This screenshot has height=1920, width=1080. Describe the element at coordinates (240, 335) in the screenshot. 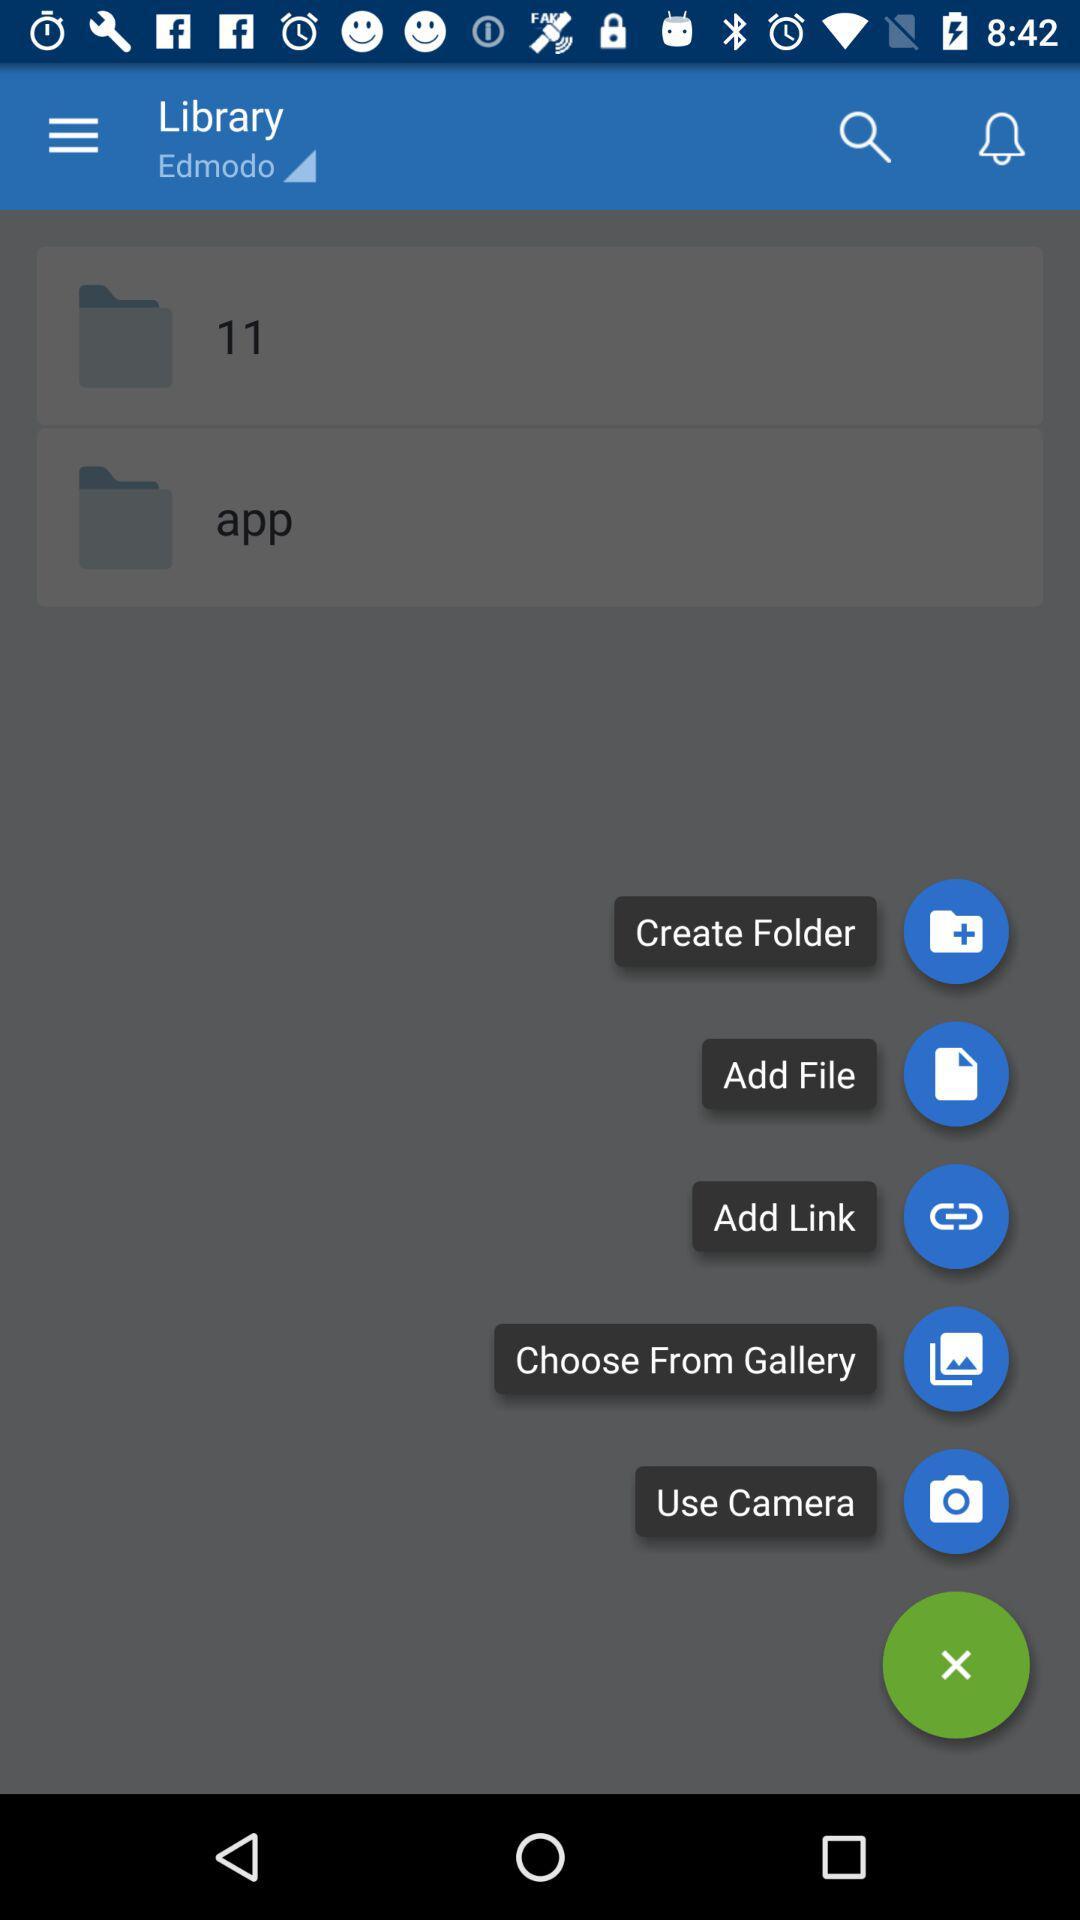

I see `the item below the edmodo` at that location.